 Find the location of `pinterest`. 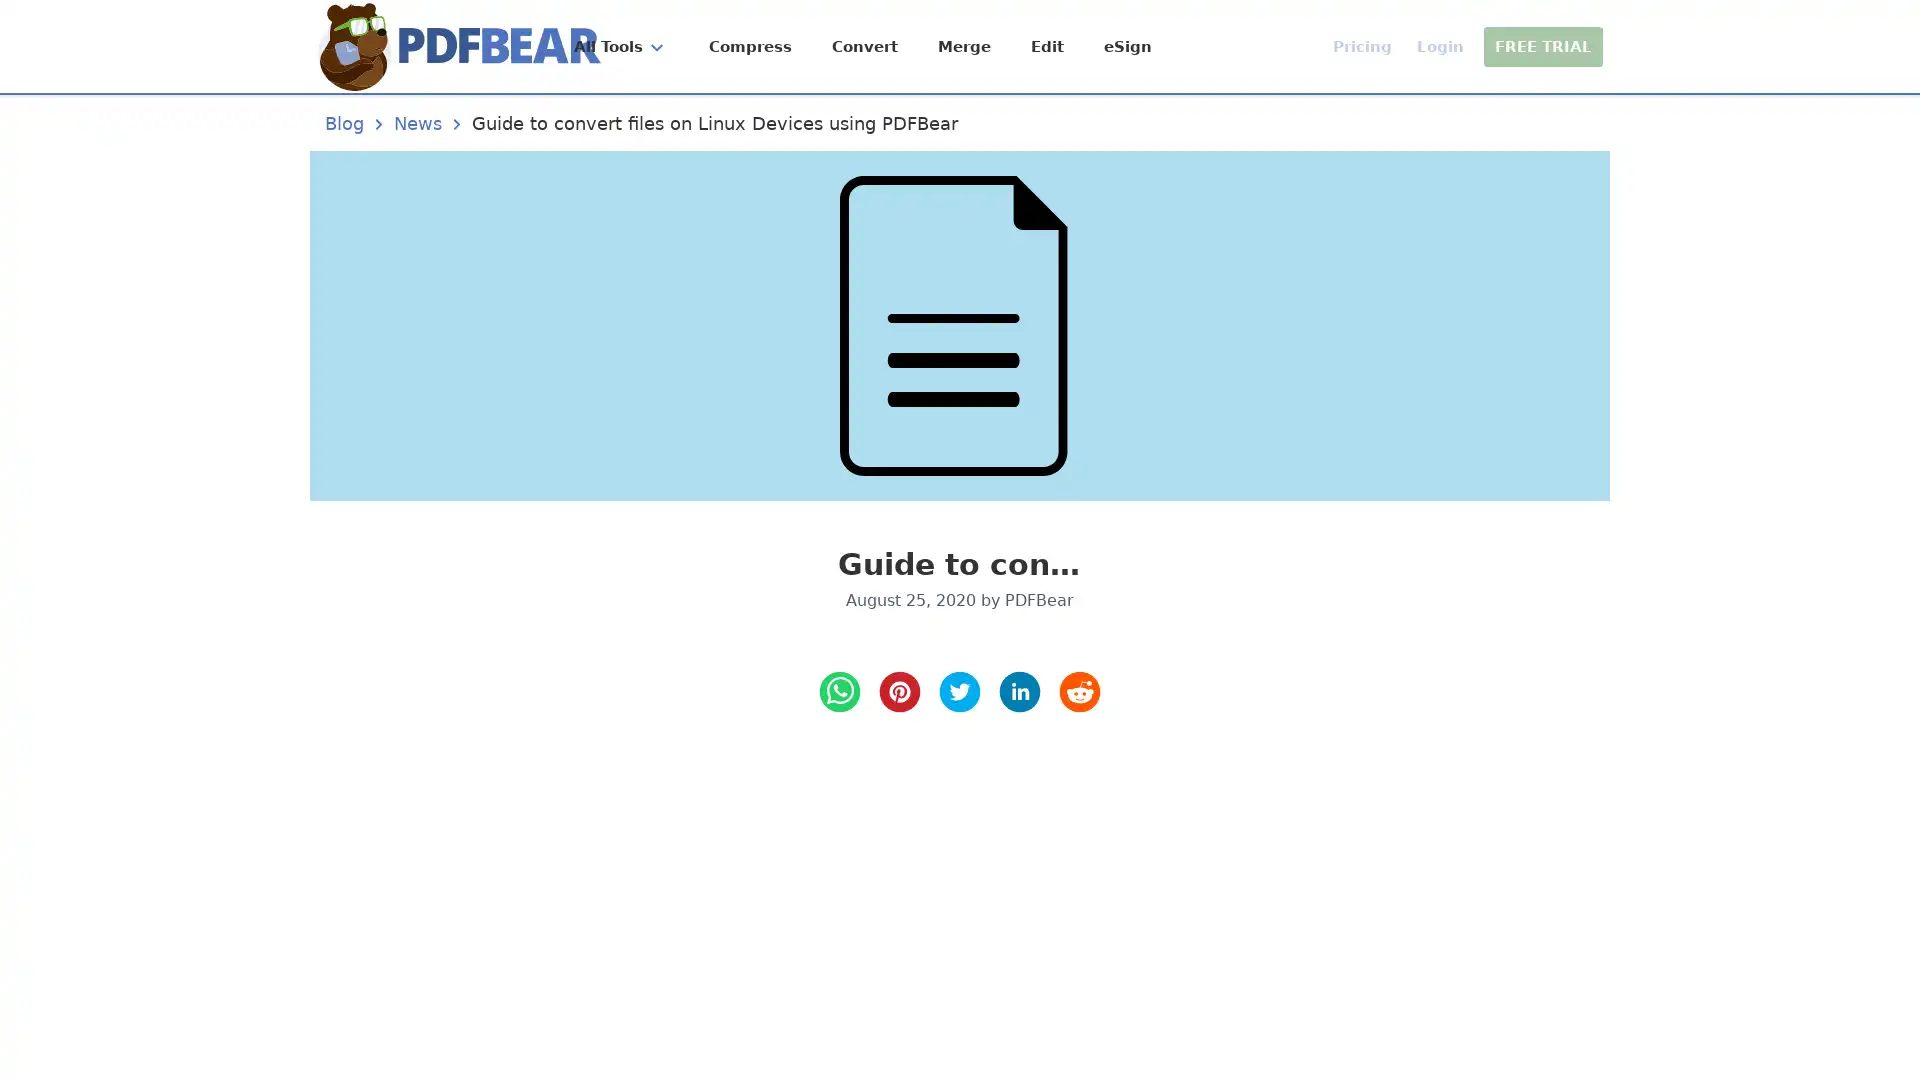

pinterest is located at coordinates (899, 690).